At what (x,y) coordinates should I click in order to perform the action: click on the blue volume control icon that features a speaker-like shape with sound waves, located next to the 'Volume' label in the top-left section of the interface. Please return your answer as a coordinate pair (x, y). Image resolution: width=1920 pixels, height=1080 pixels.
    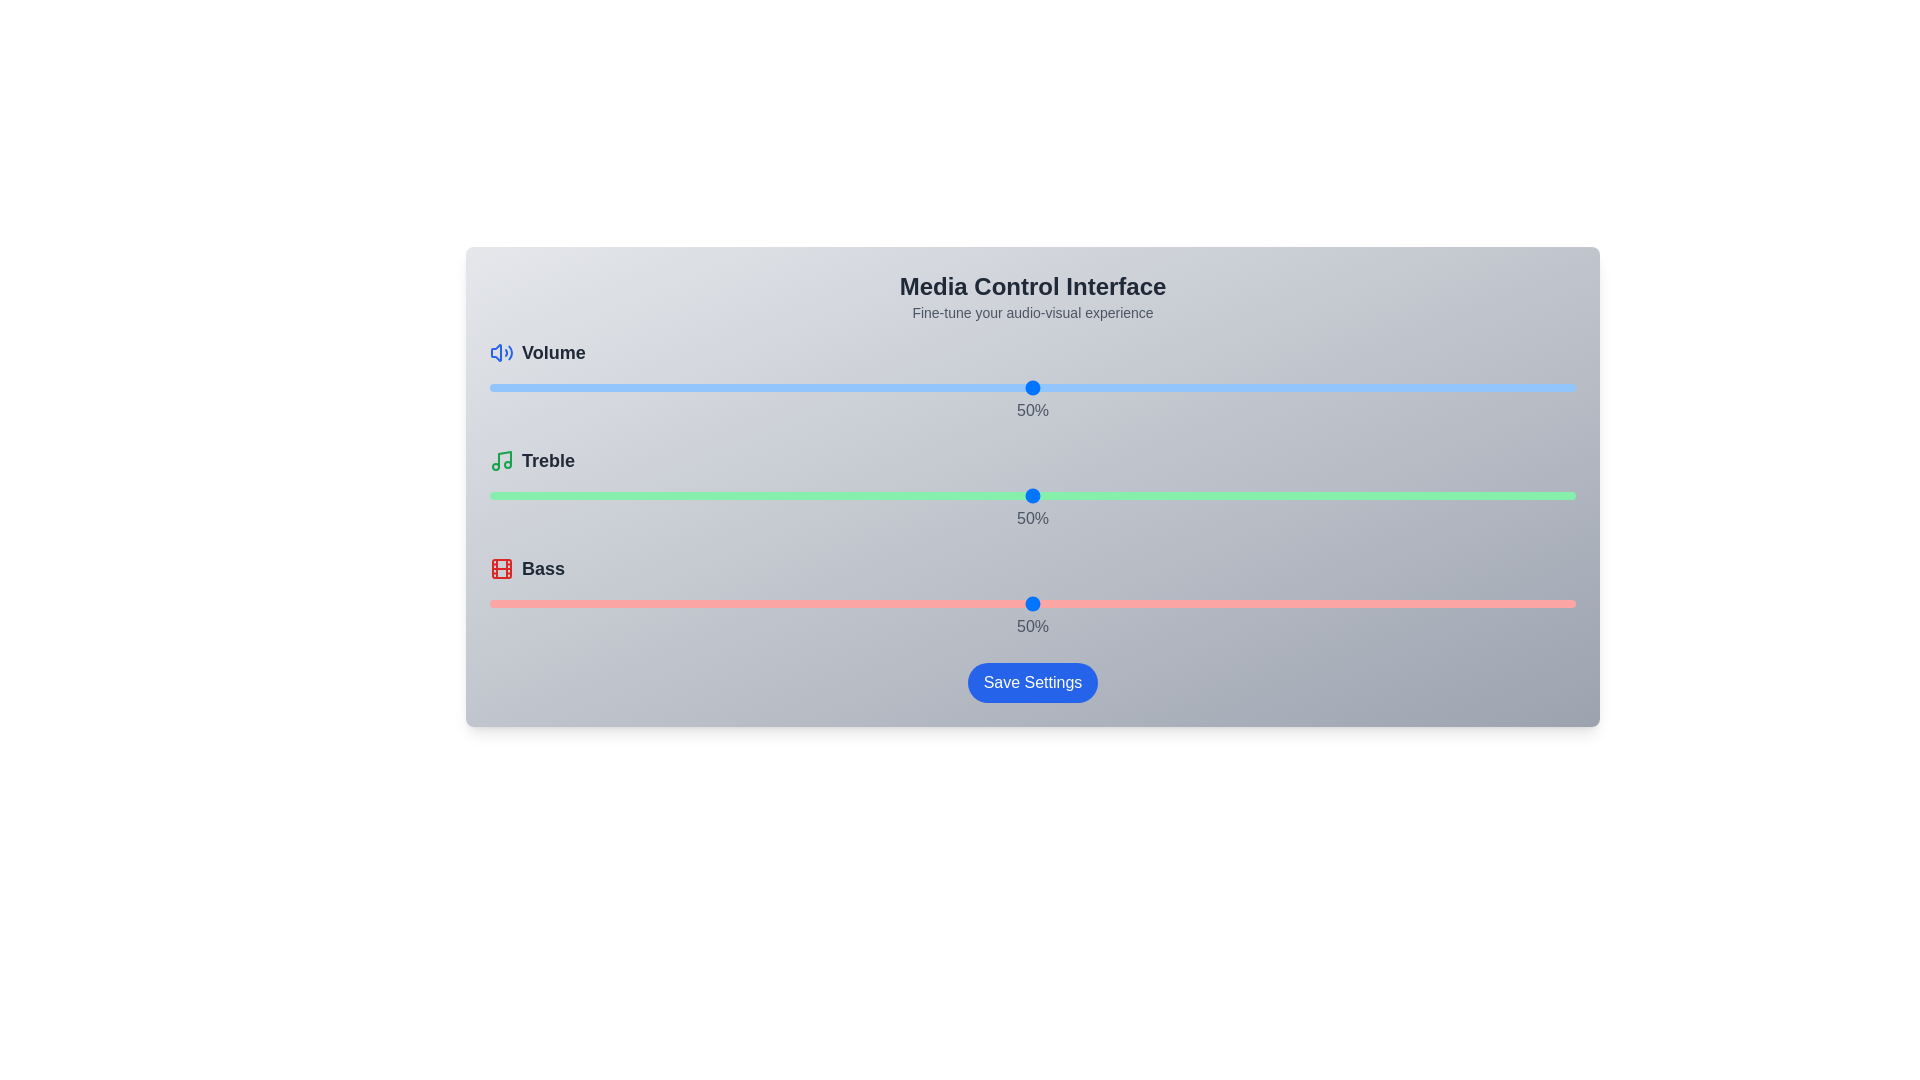
    Looking at the image, I should click on (502, 352).